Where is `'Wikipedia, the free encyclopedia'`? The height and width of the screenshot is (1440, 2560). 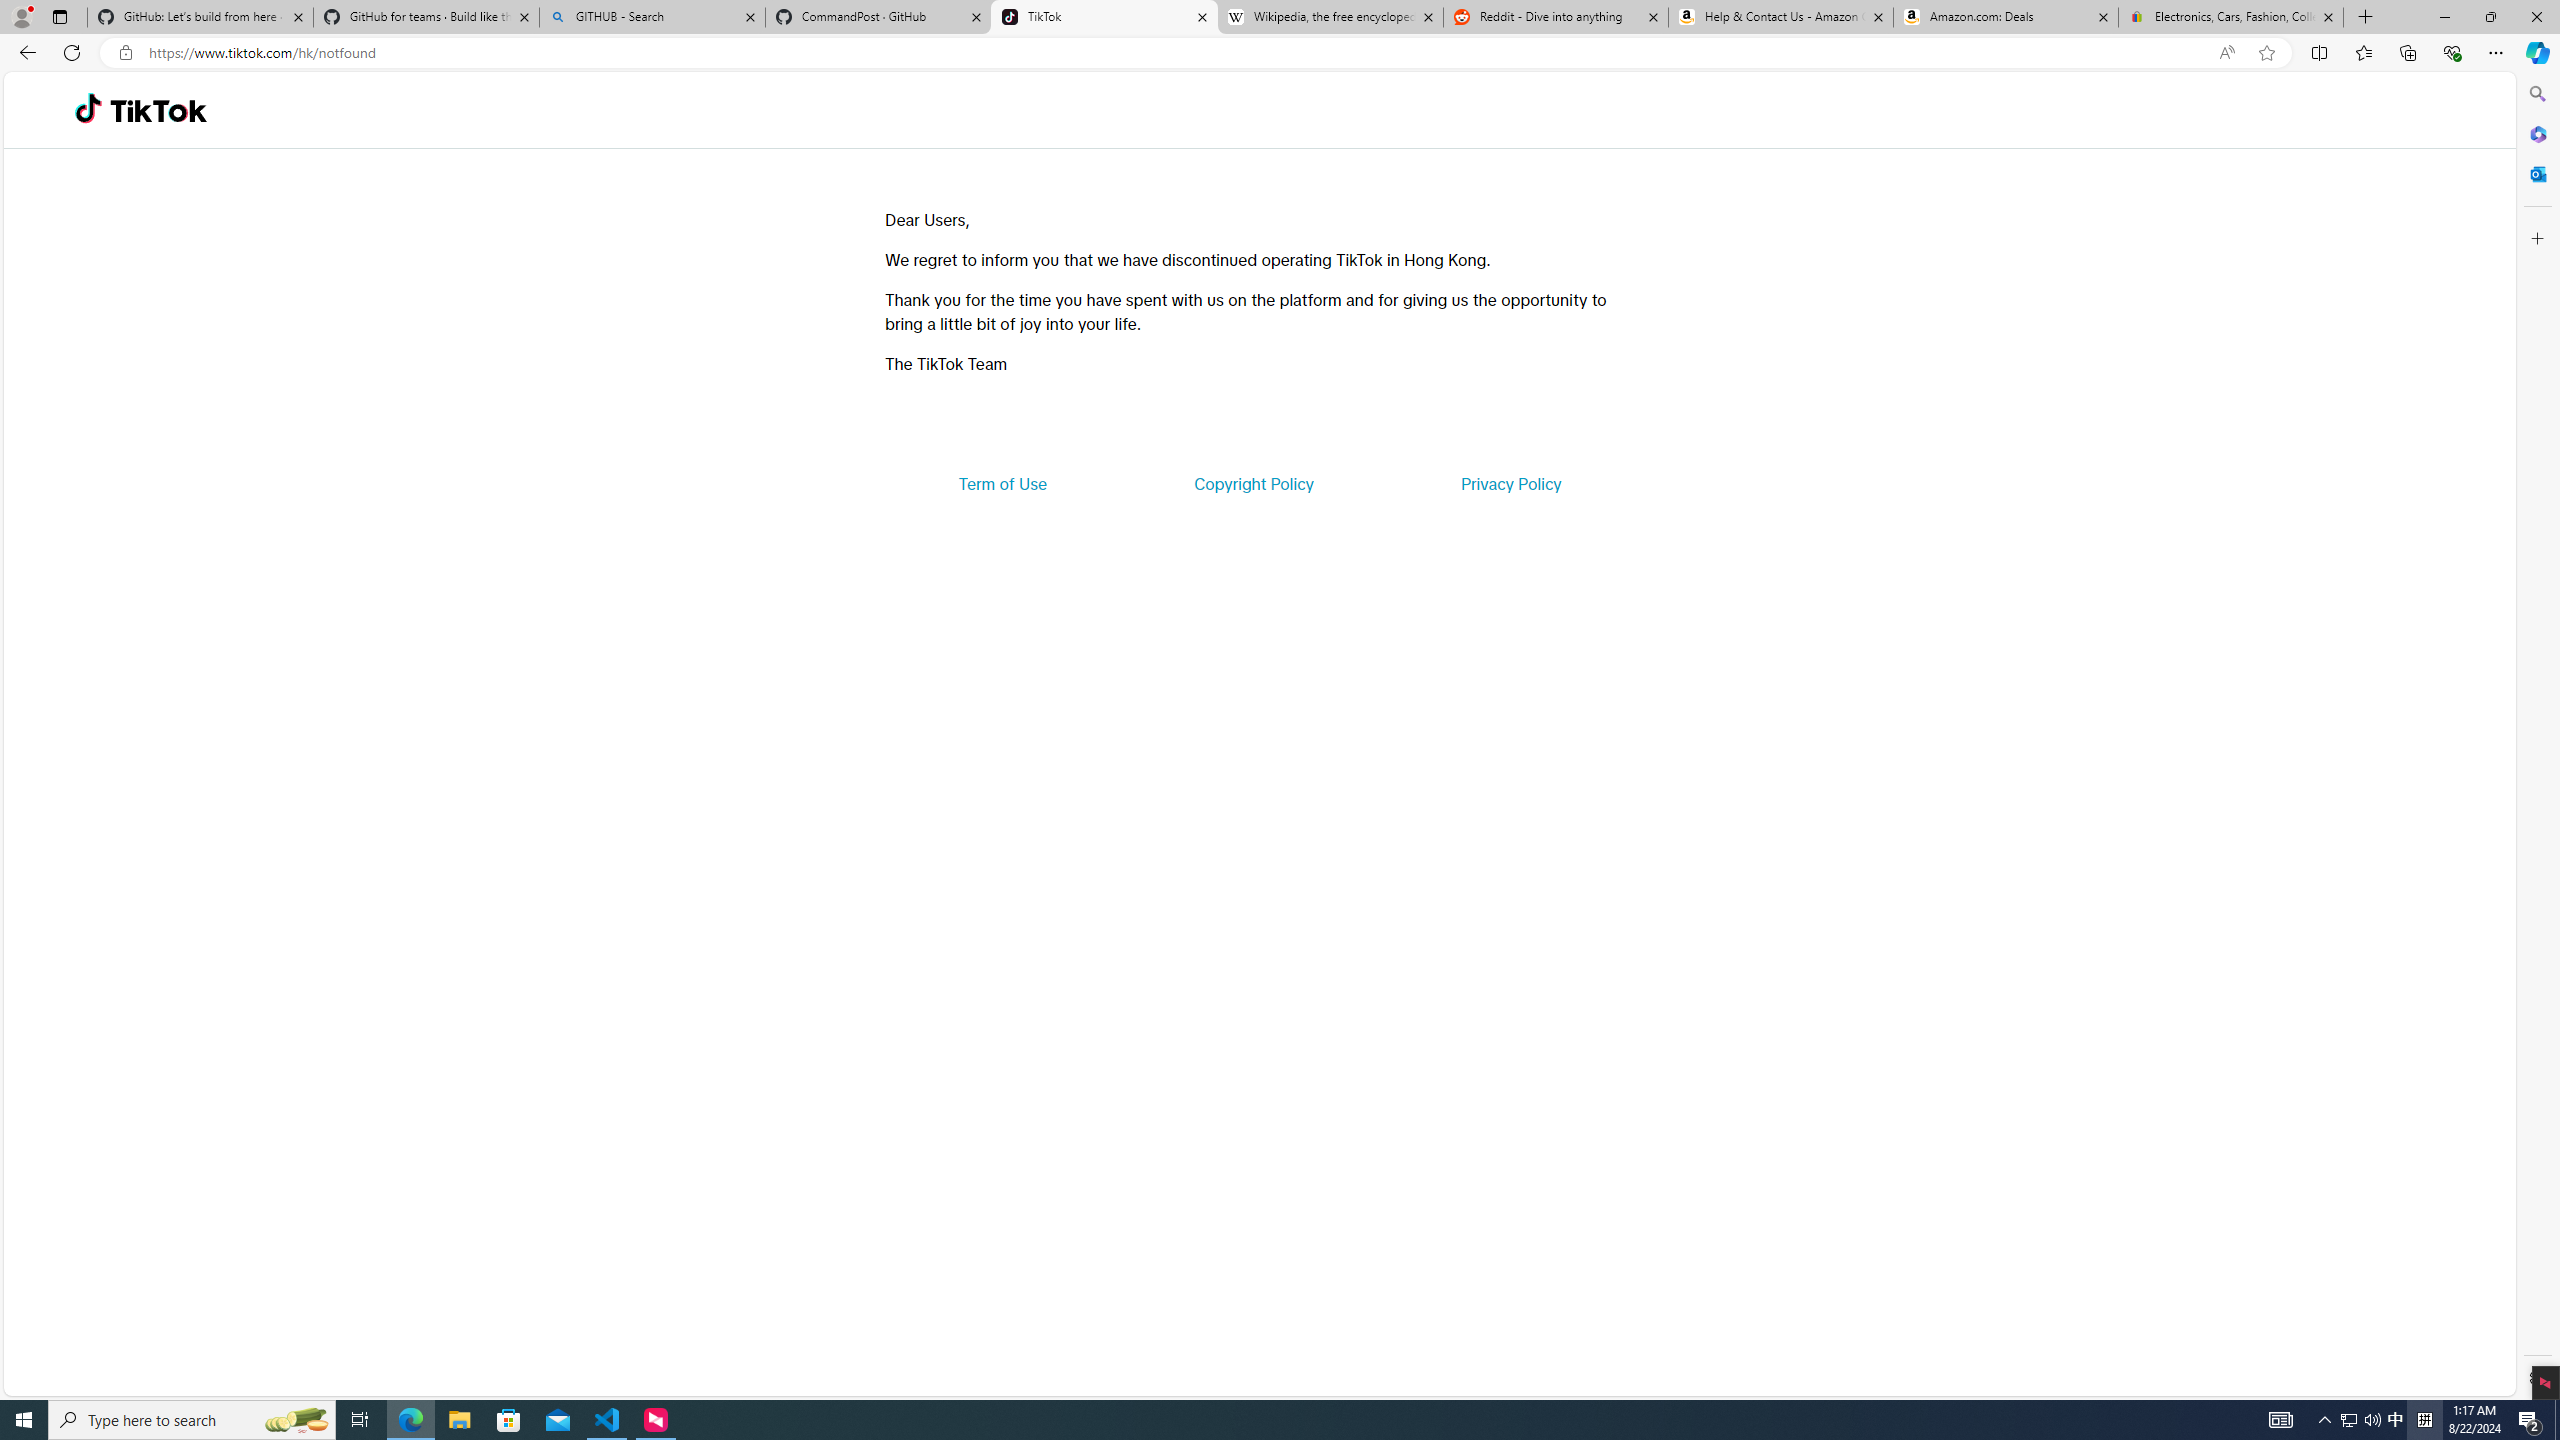
'Wikipedia, the free encyclopedia' is located at coordinates (1328, 16).